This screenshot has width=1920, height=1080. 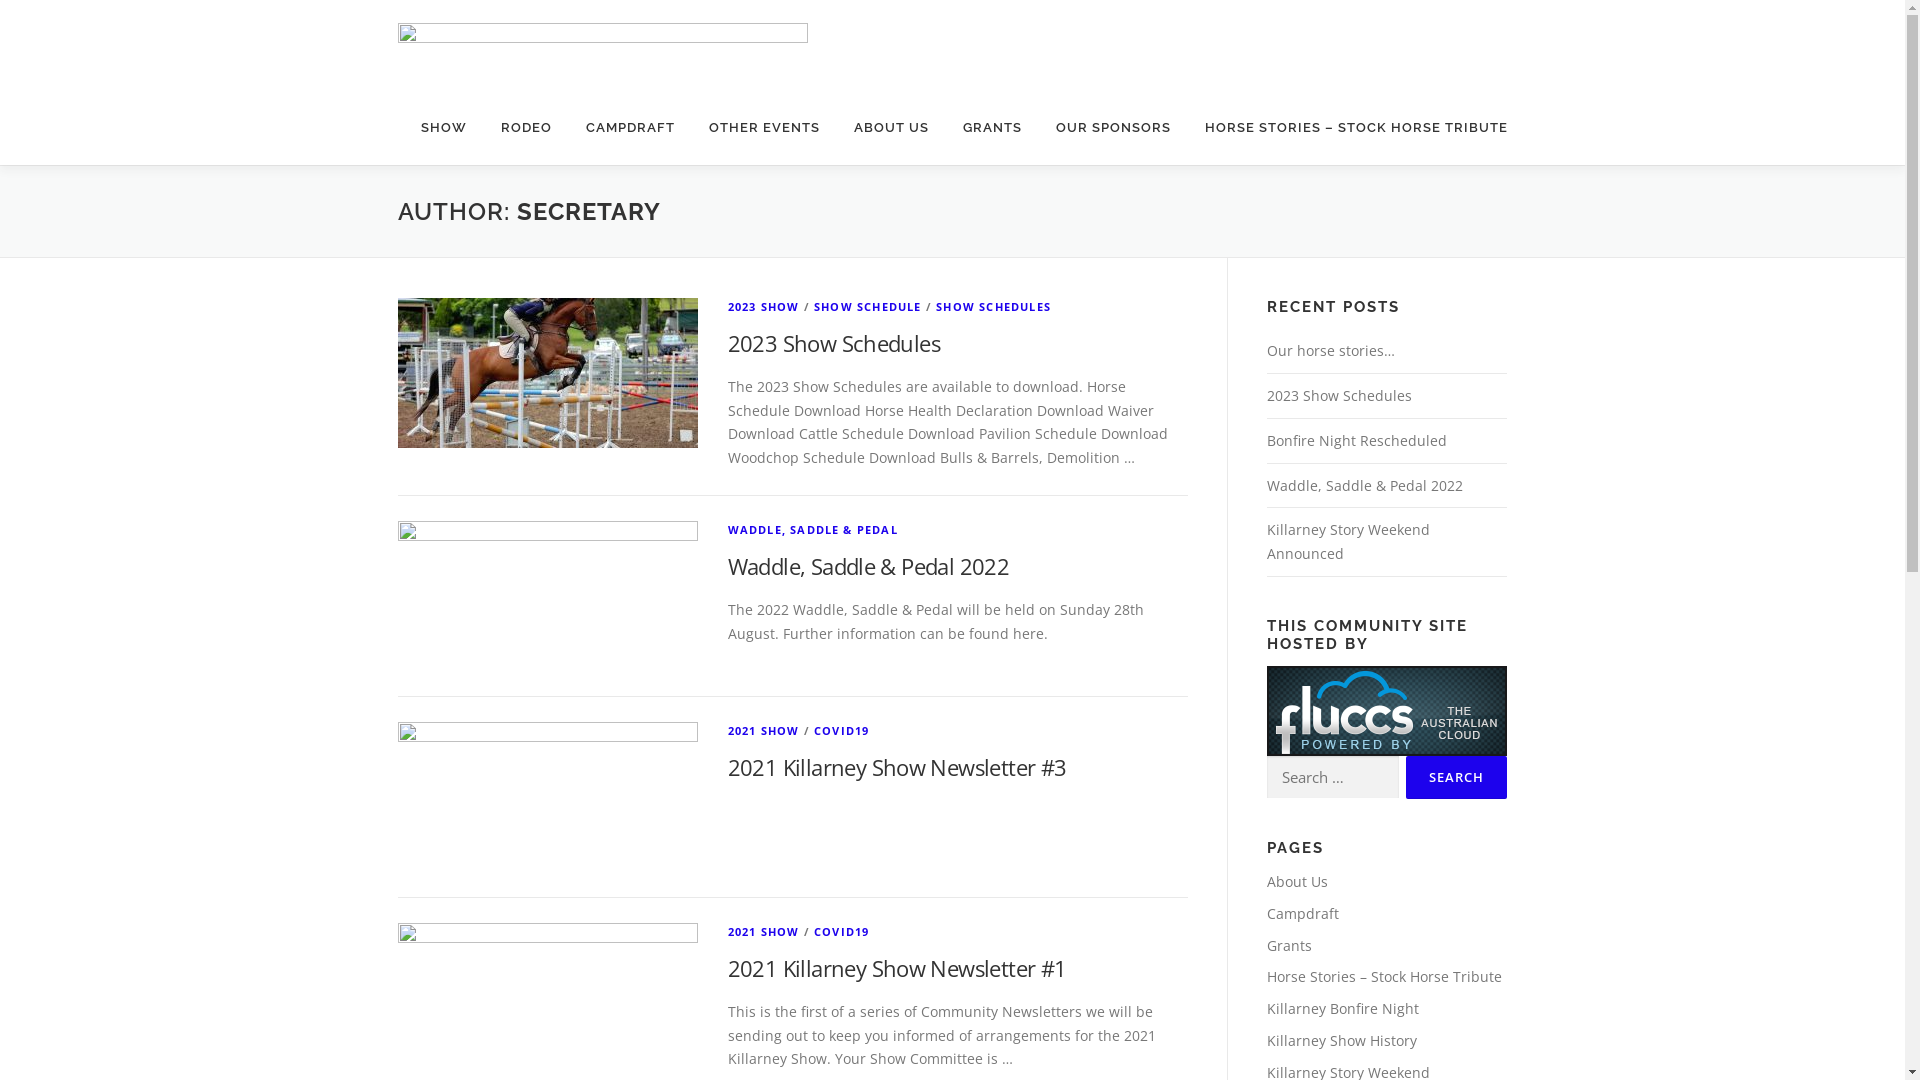 What do you see at coordinates (1301, 913) in the screenshot?
I see `'Campdraft'` at bounding box center [1301, 913].